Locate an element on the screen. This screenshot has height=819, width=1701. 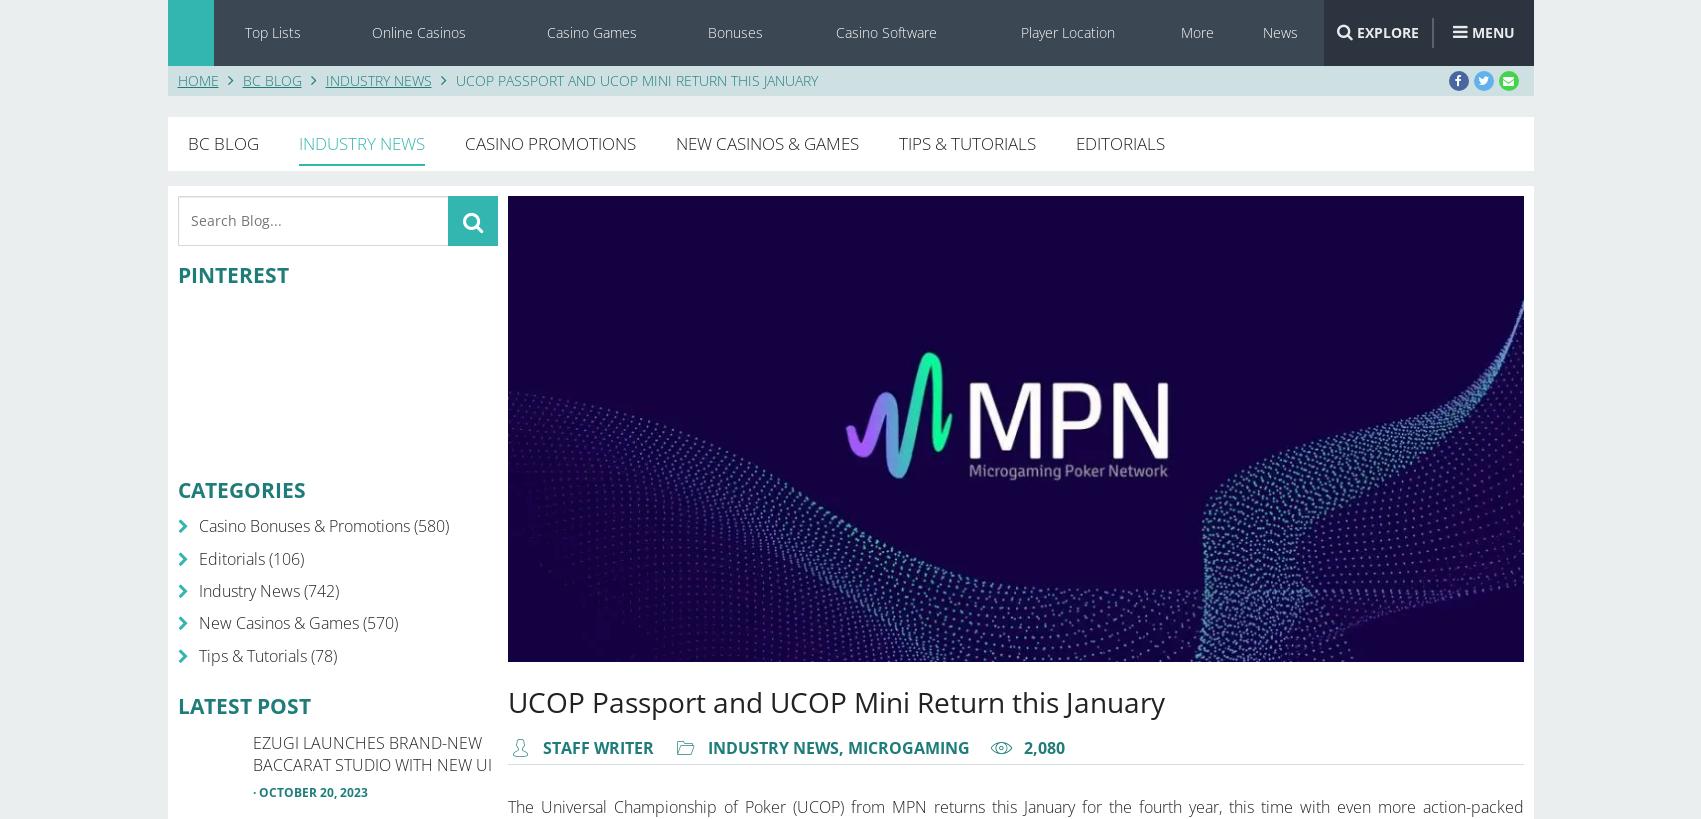
'EXPLORE' is located at coordinates (1350, 31).